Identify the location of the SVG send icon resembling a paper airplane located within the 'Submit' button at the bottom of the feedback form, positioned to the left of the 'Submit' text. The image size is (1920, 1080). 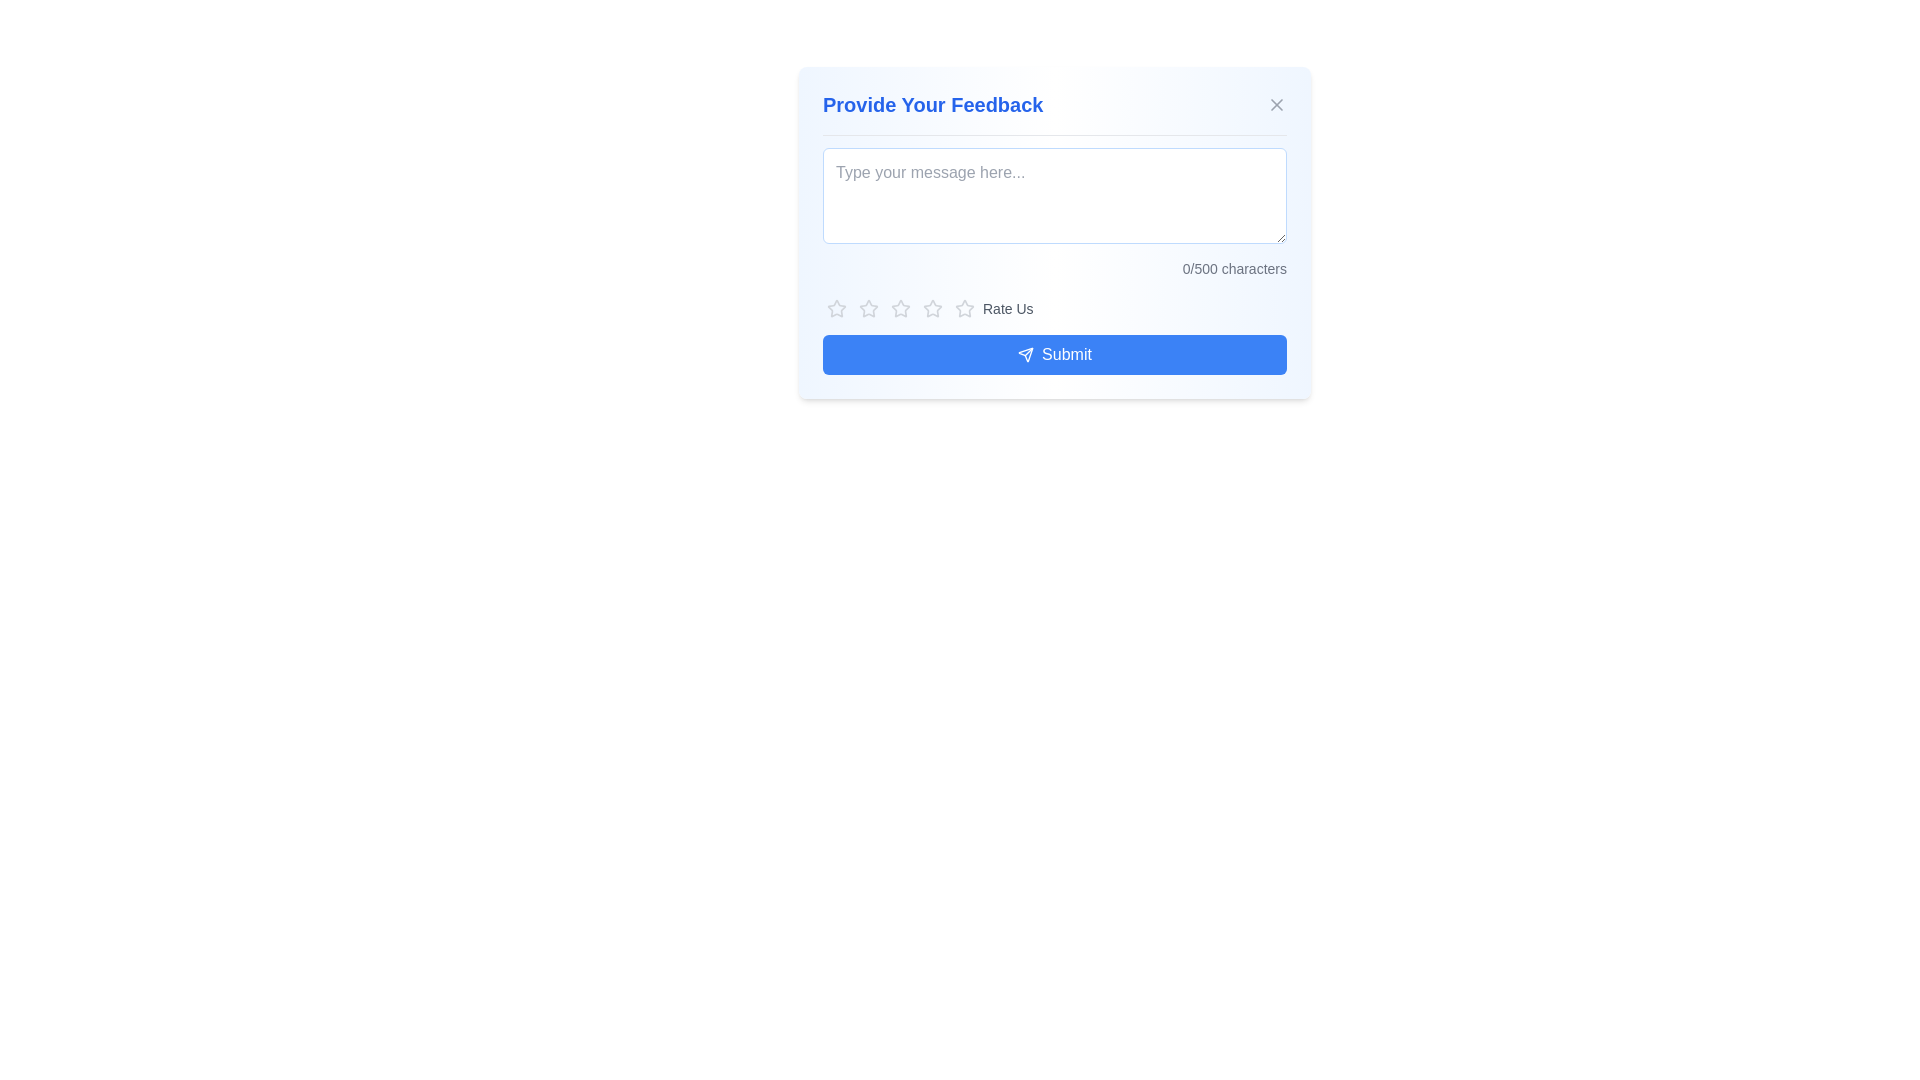
(1026, 353).